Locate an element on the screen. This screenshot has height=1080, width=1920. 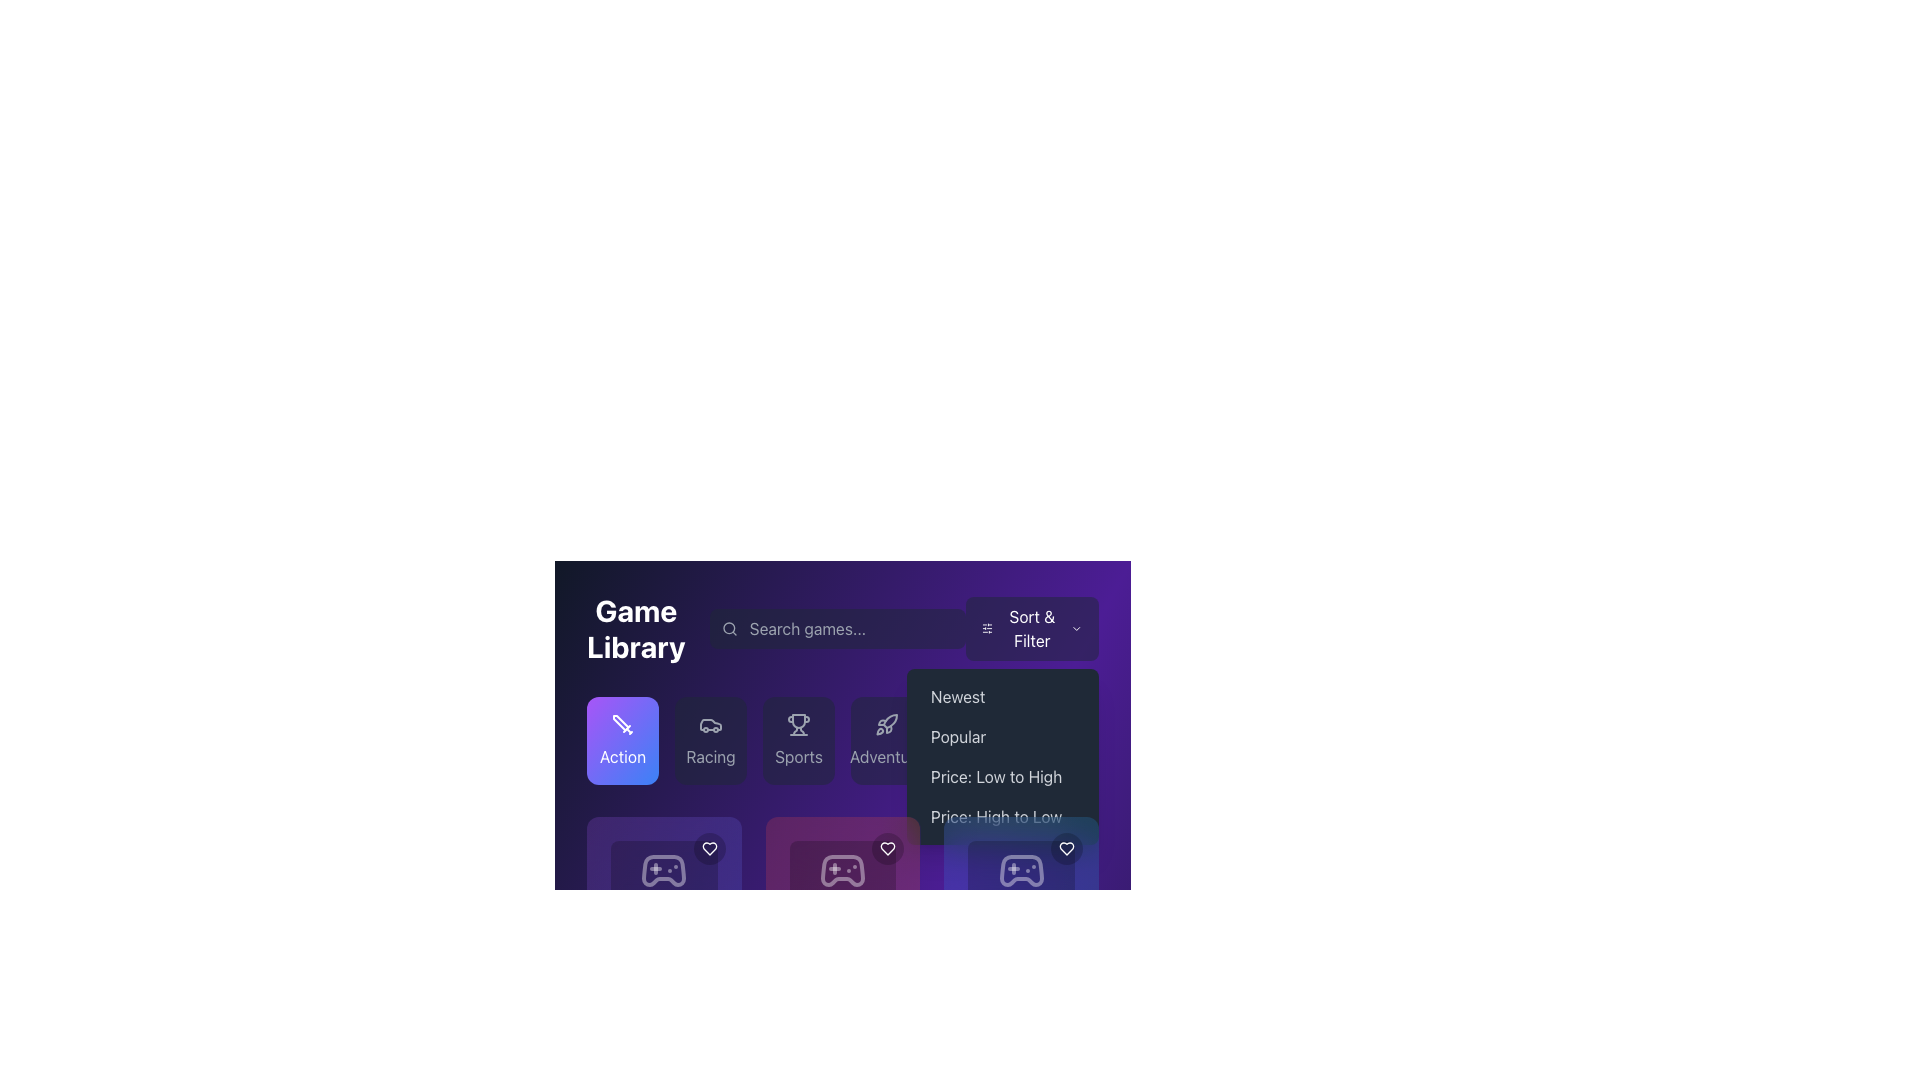
the button located in the upper-right corner of the interface is located at coordinates (1032, 627).